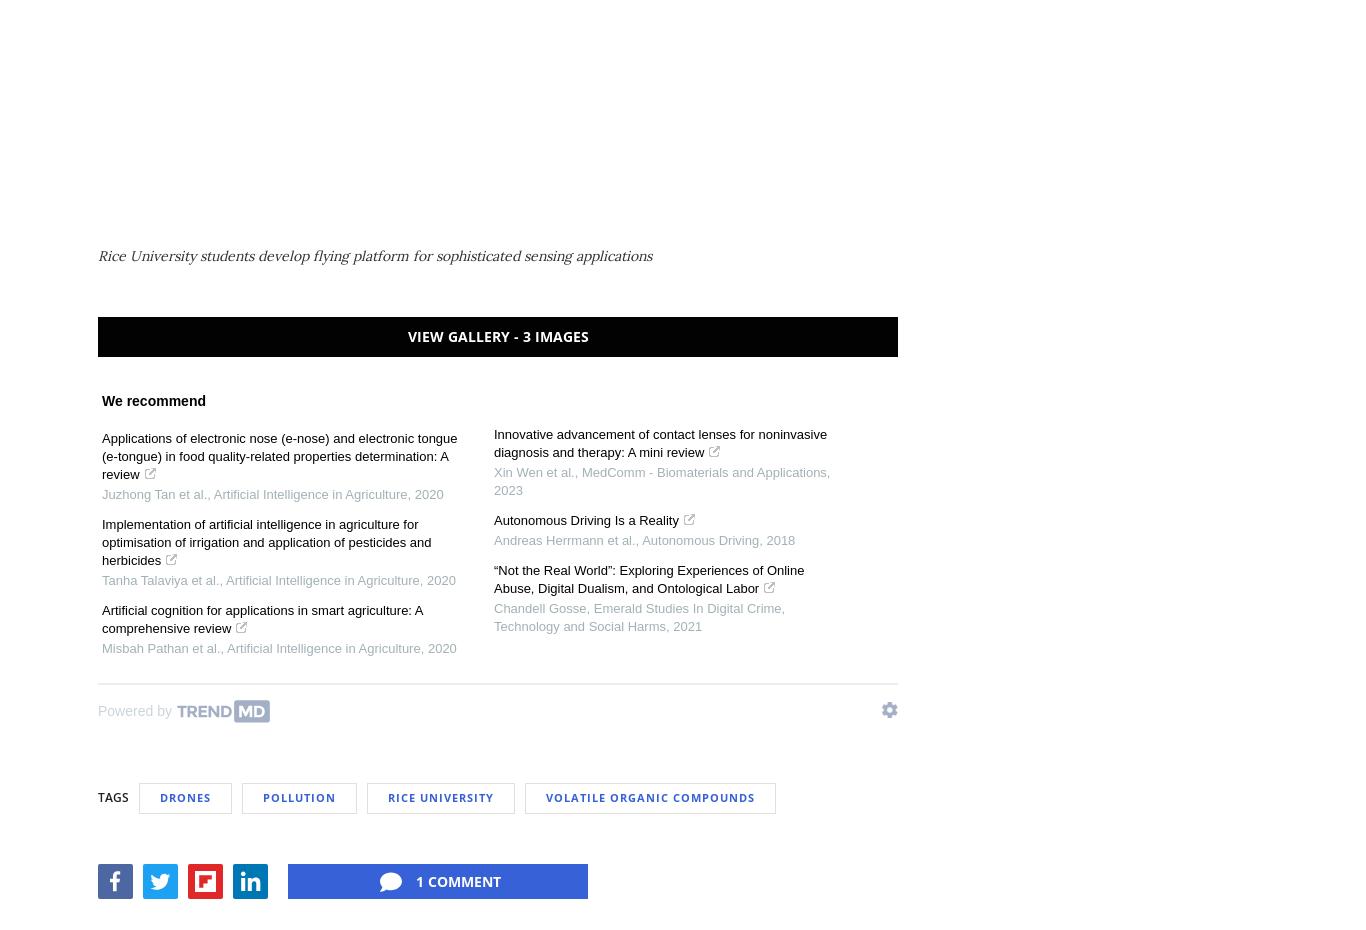 The width and height of the screenshot is (1366, 930). What do you see at coordinates (704, 470) in the screenshot?
I see `'MedComm - Biomaterials and Applications,'` at bounding box center [704, 470].